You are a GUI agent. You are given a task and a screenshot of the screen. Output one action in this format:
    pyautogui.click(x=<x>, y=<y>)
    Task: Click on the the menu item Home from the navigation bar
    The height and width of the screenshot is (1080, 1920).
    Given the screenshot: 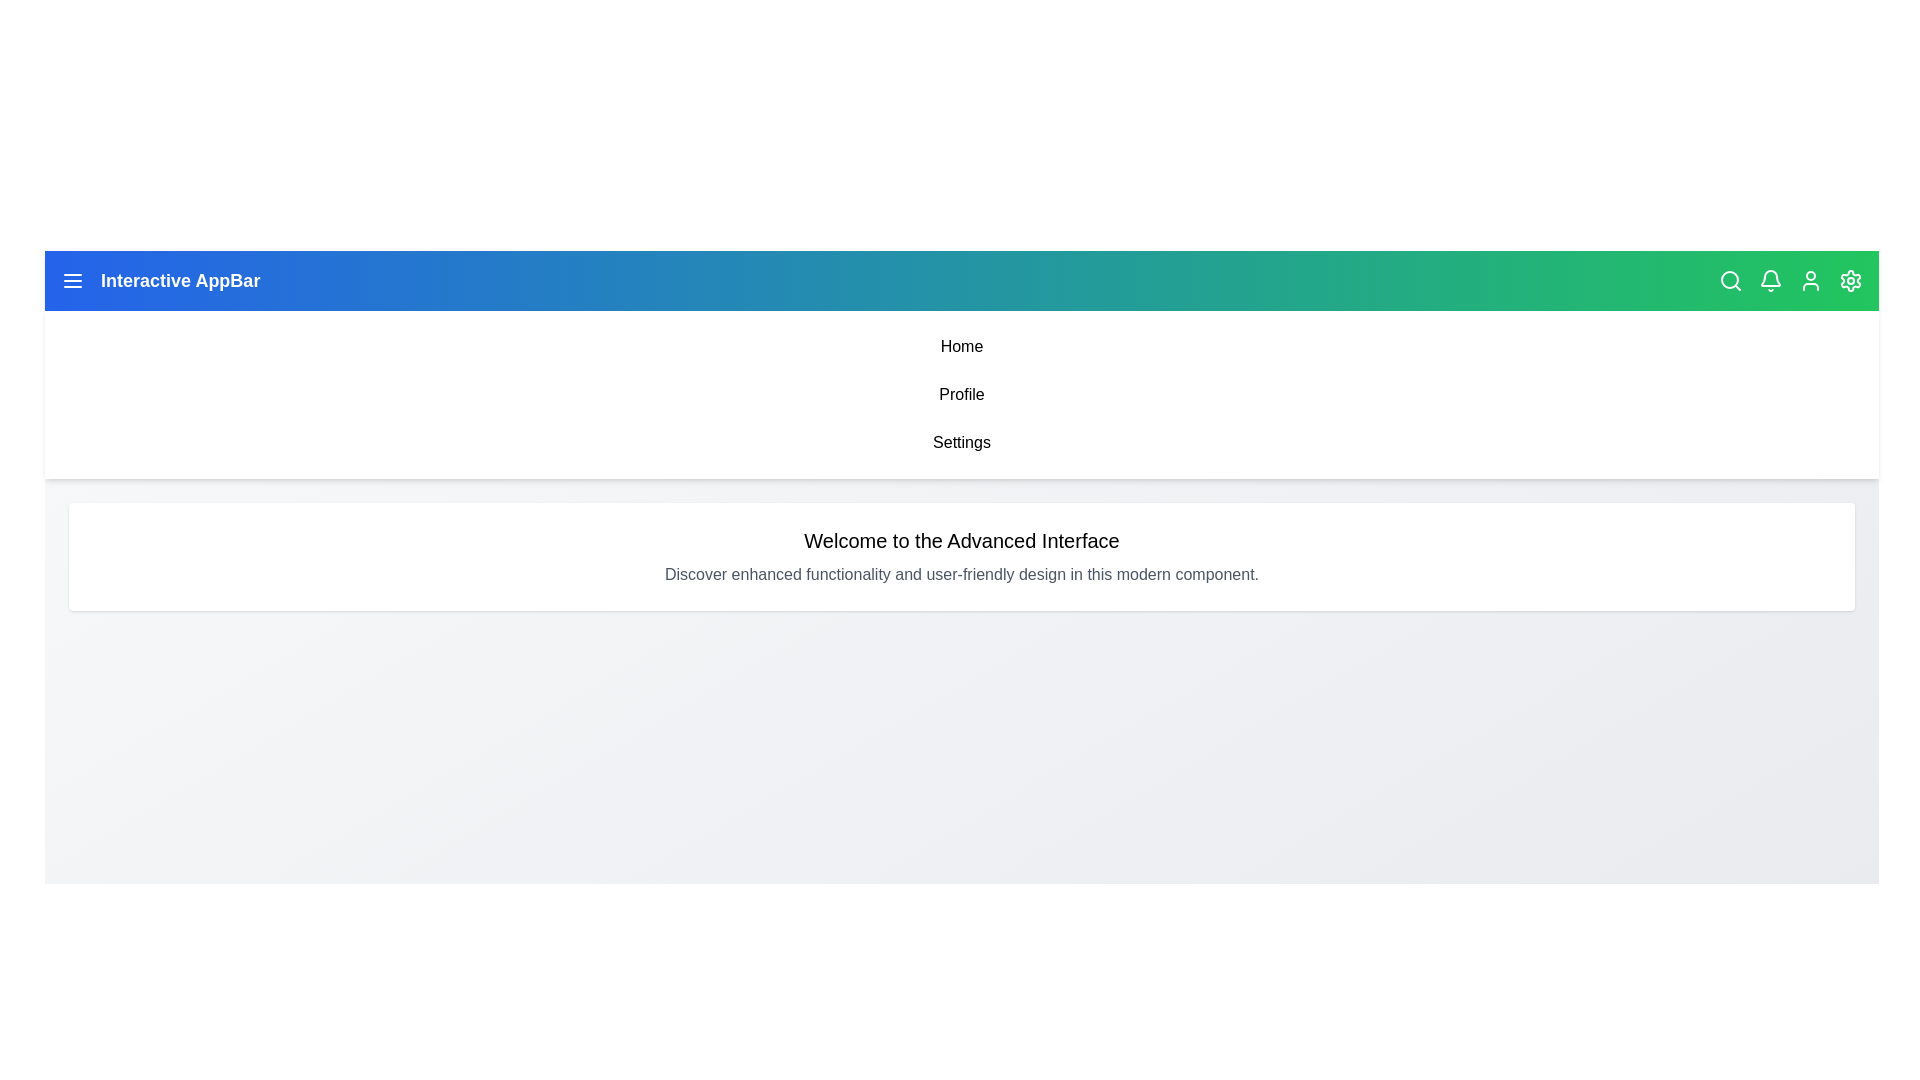 What is the action you would take?
    pyautogui.click(x=961, y=346)
    